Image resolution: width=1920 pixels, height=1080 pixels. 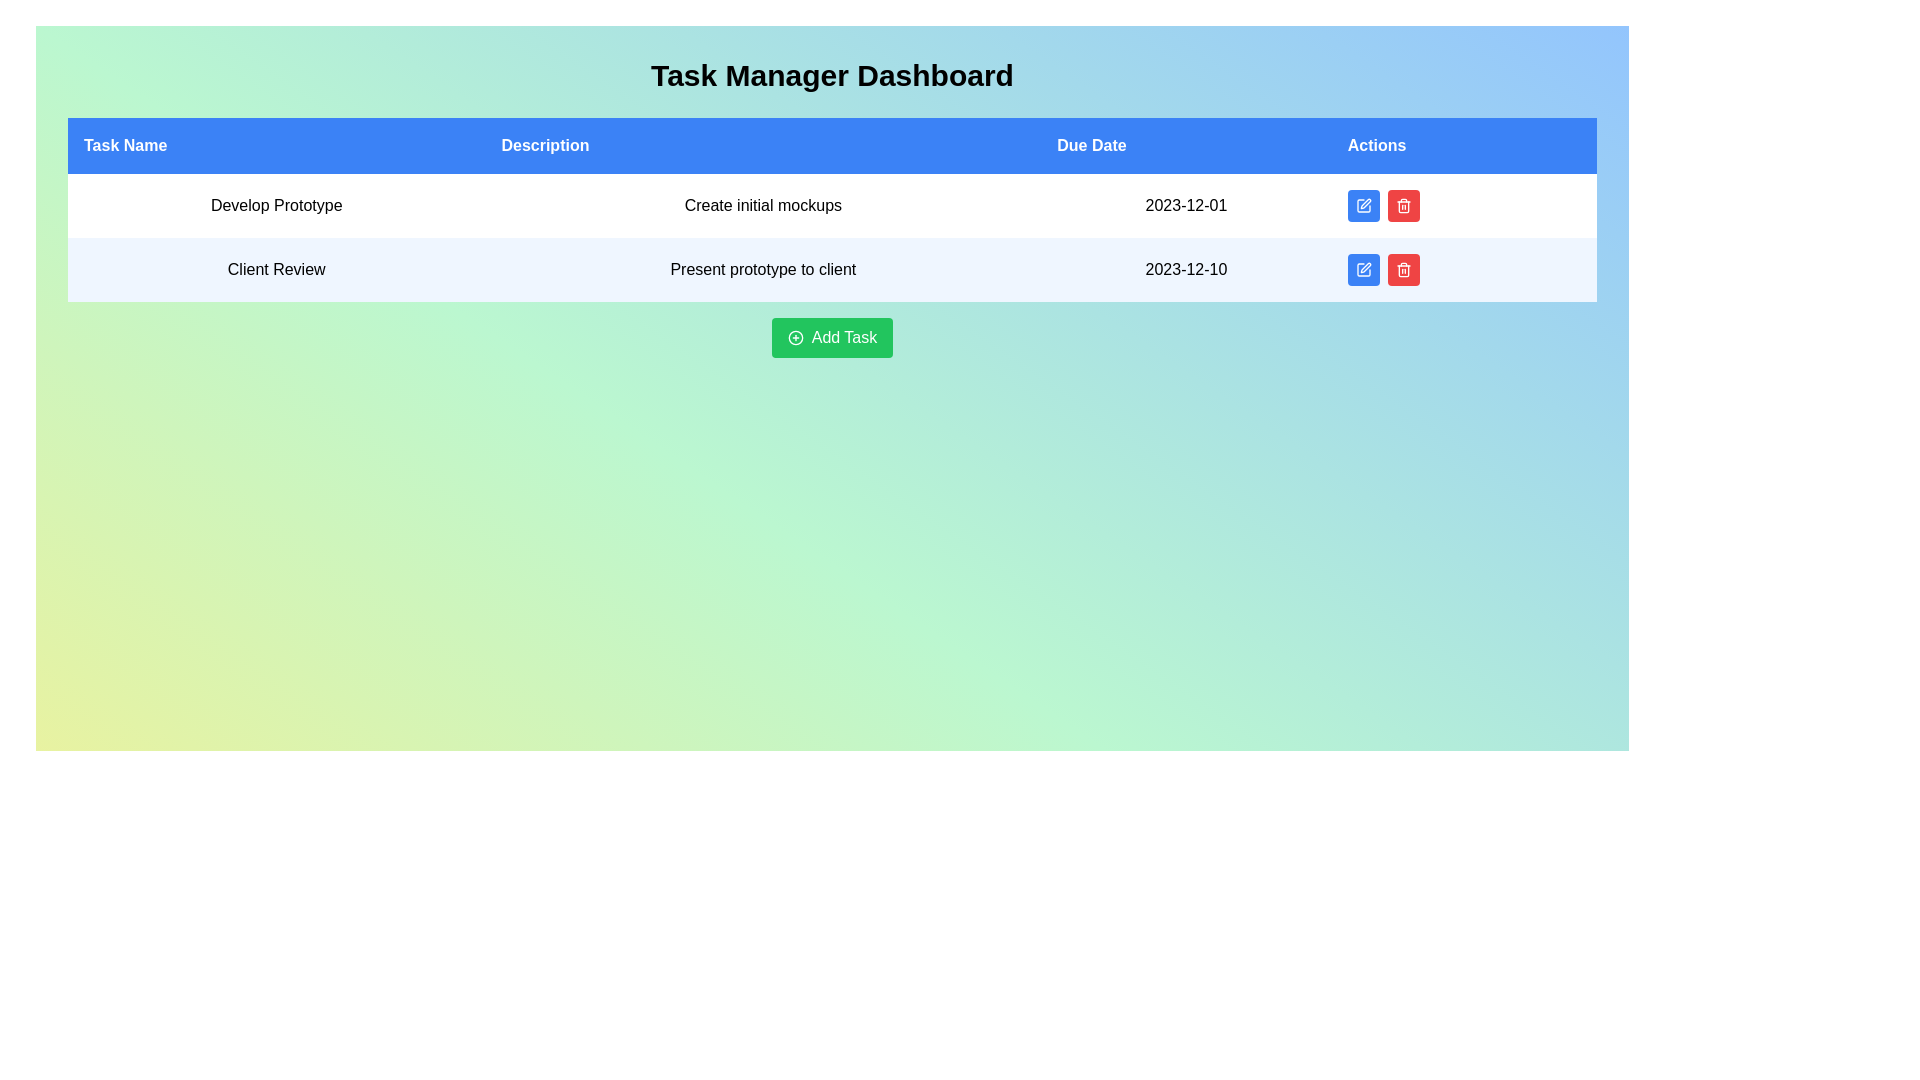 What do you see at coordinates (275, 205) in the screenshot?
I see `the table cell containing the text 'Develop Prototype', which is located in the first row and first column of a table structure, aligned under 'Task Name'` at bounding box center [275, 205].